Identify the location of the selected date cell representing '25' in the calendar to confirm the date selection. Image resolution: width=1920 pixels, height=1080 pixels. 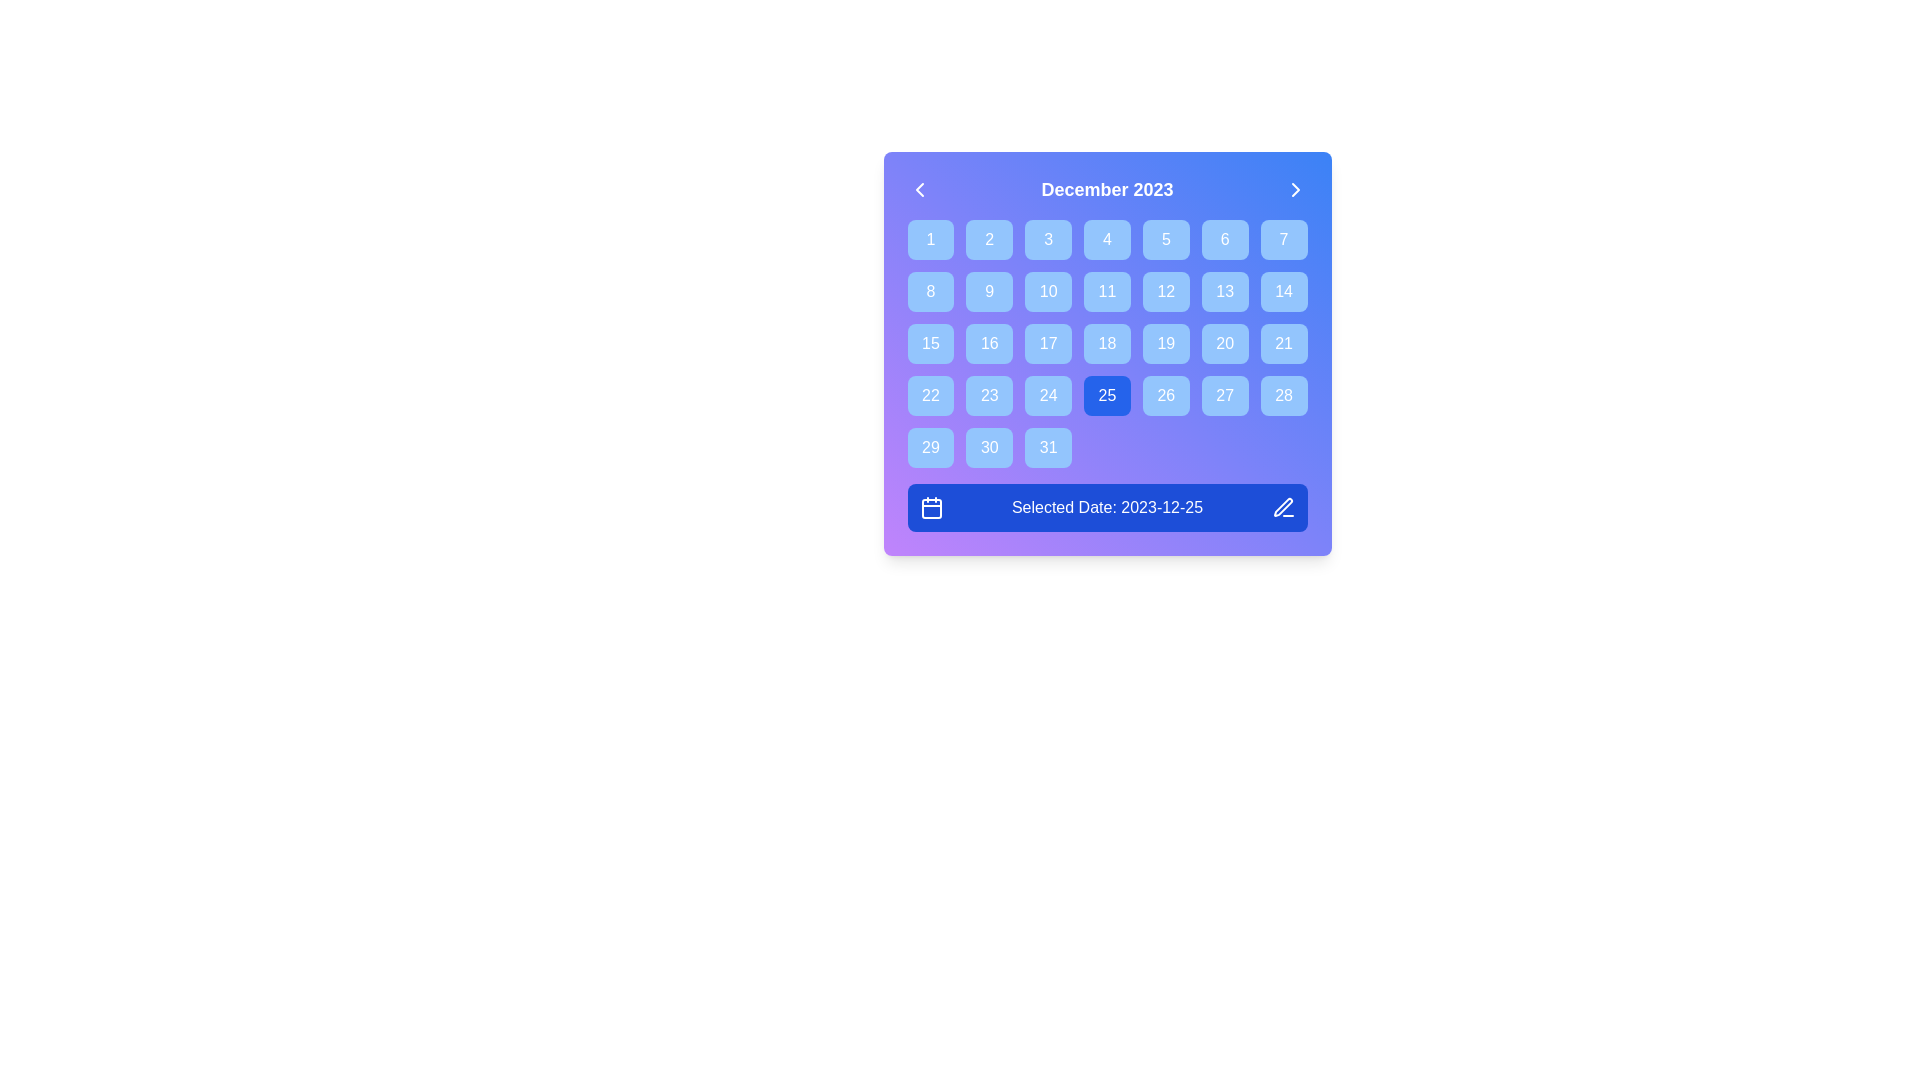
(1106, 353).